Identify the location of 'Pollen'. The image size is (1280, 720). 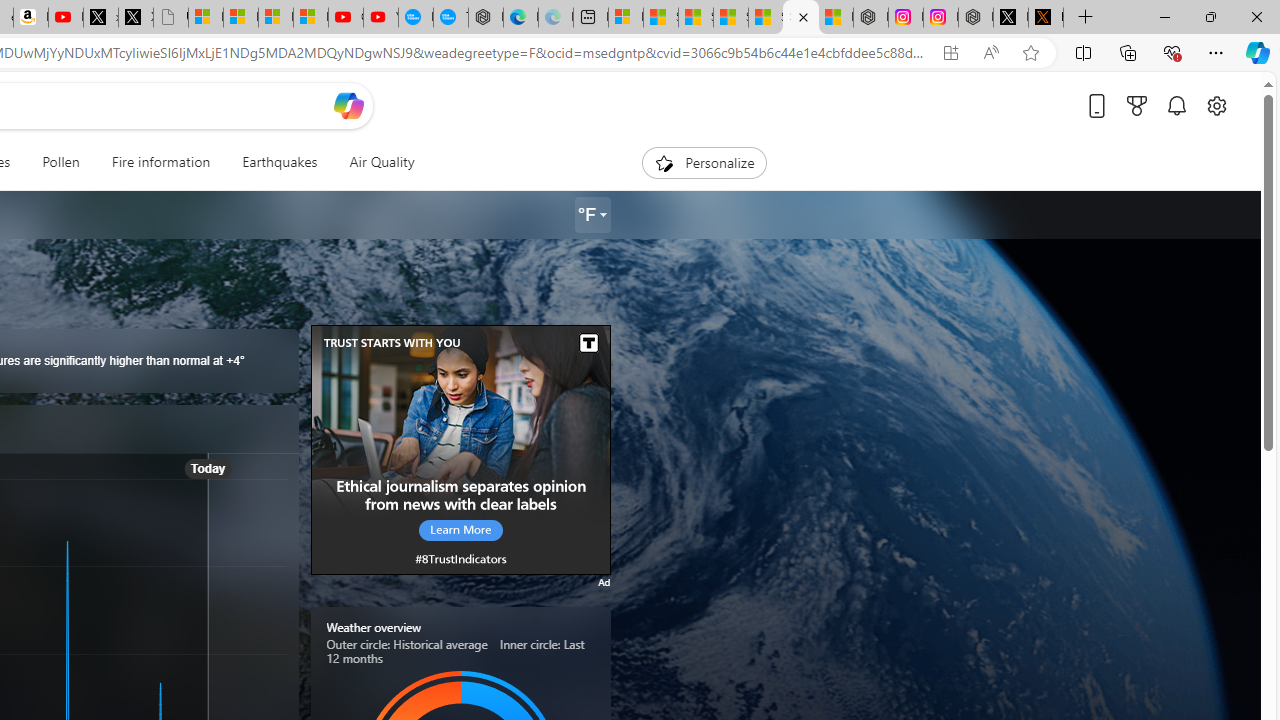
(60, 162).